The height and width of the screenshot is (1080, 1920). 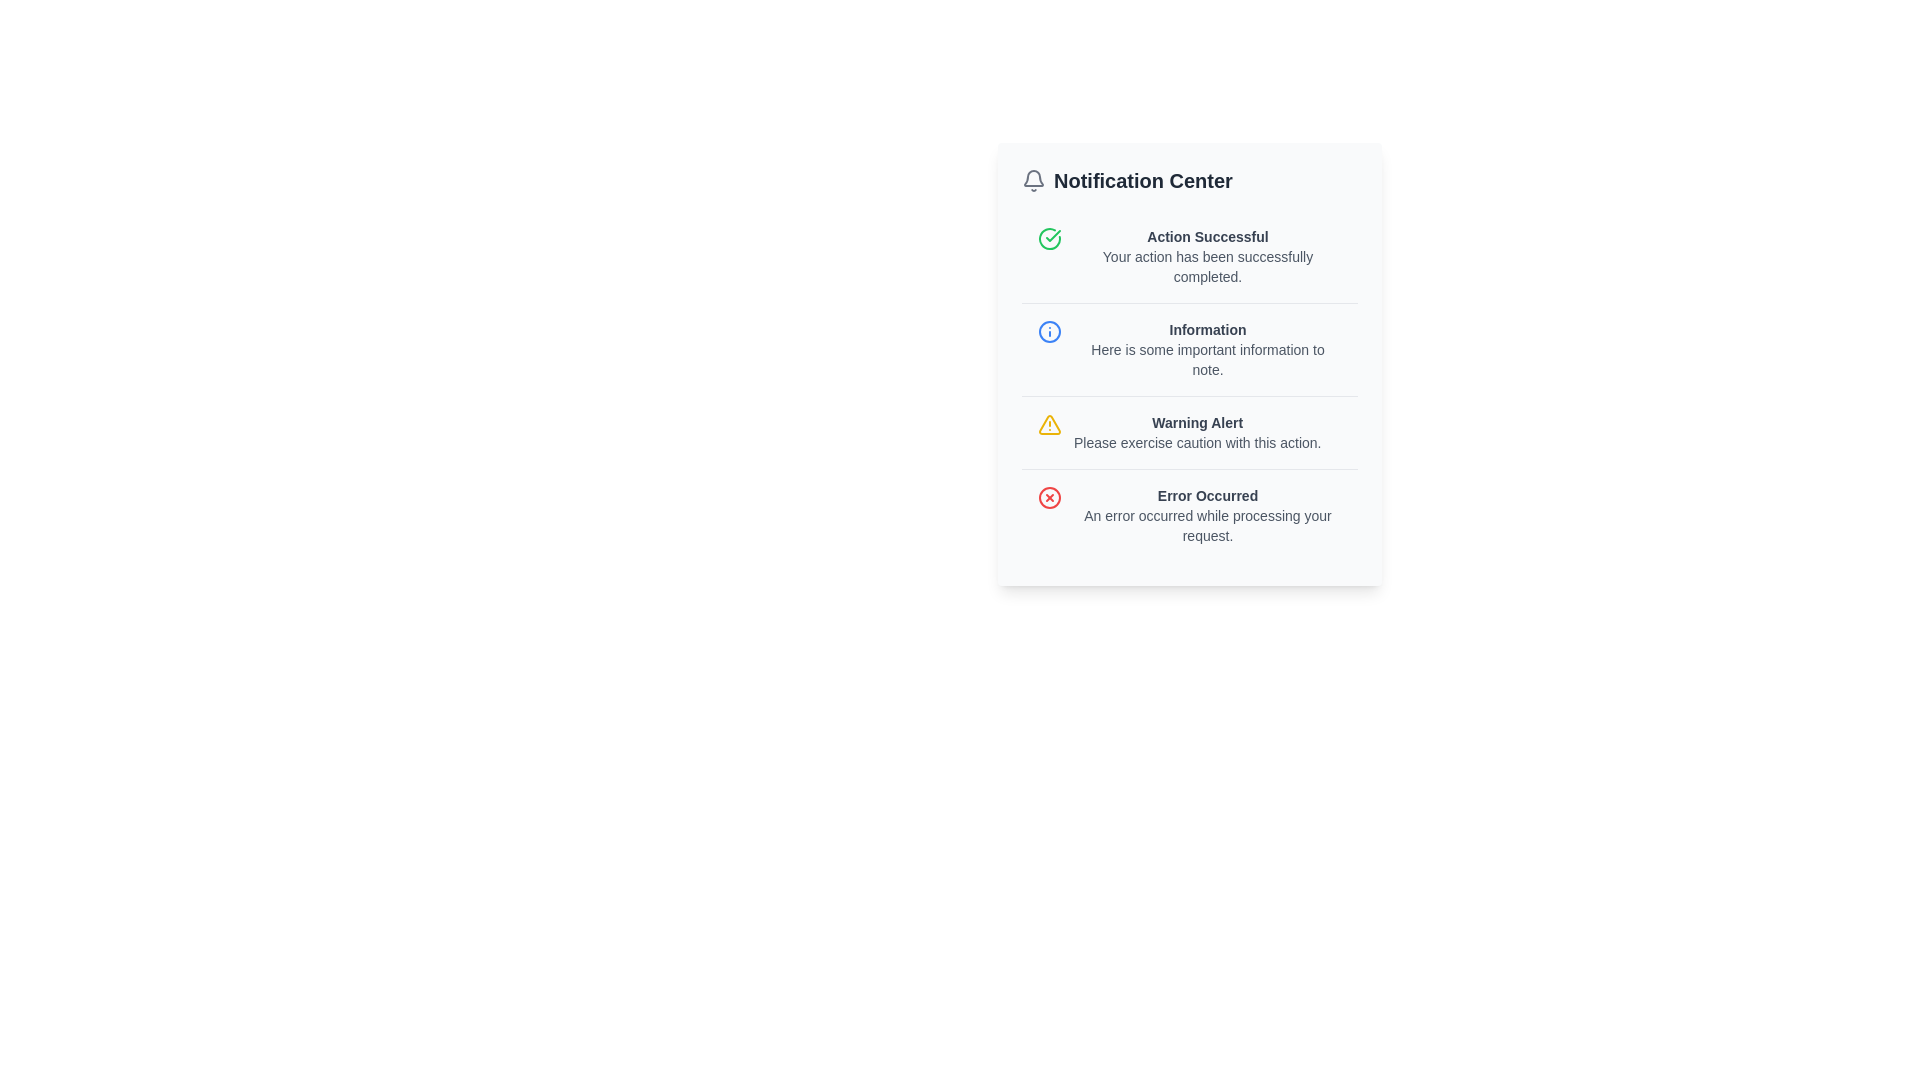 I want to click on the informational error message label located in the lower right quadrant of the interface, below the 'Error Occurred' text, so click(x=1207, y=524).